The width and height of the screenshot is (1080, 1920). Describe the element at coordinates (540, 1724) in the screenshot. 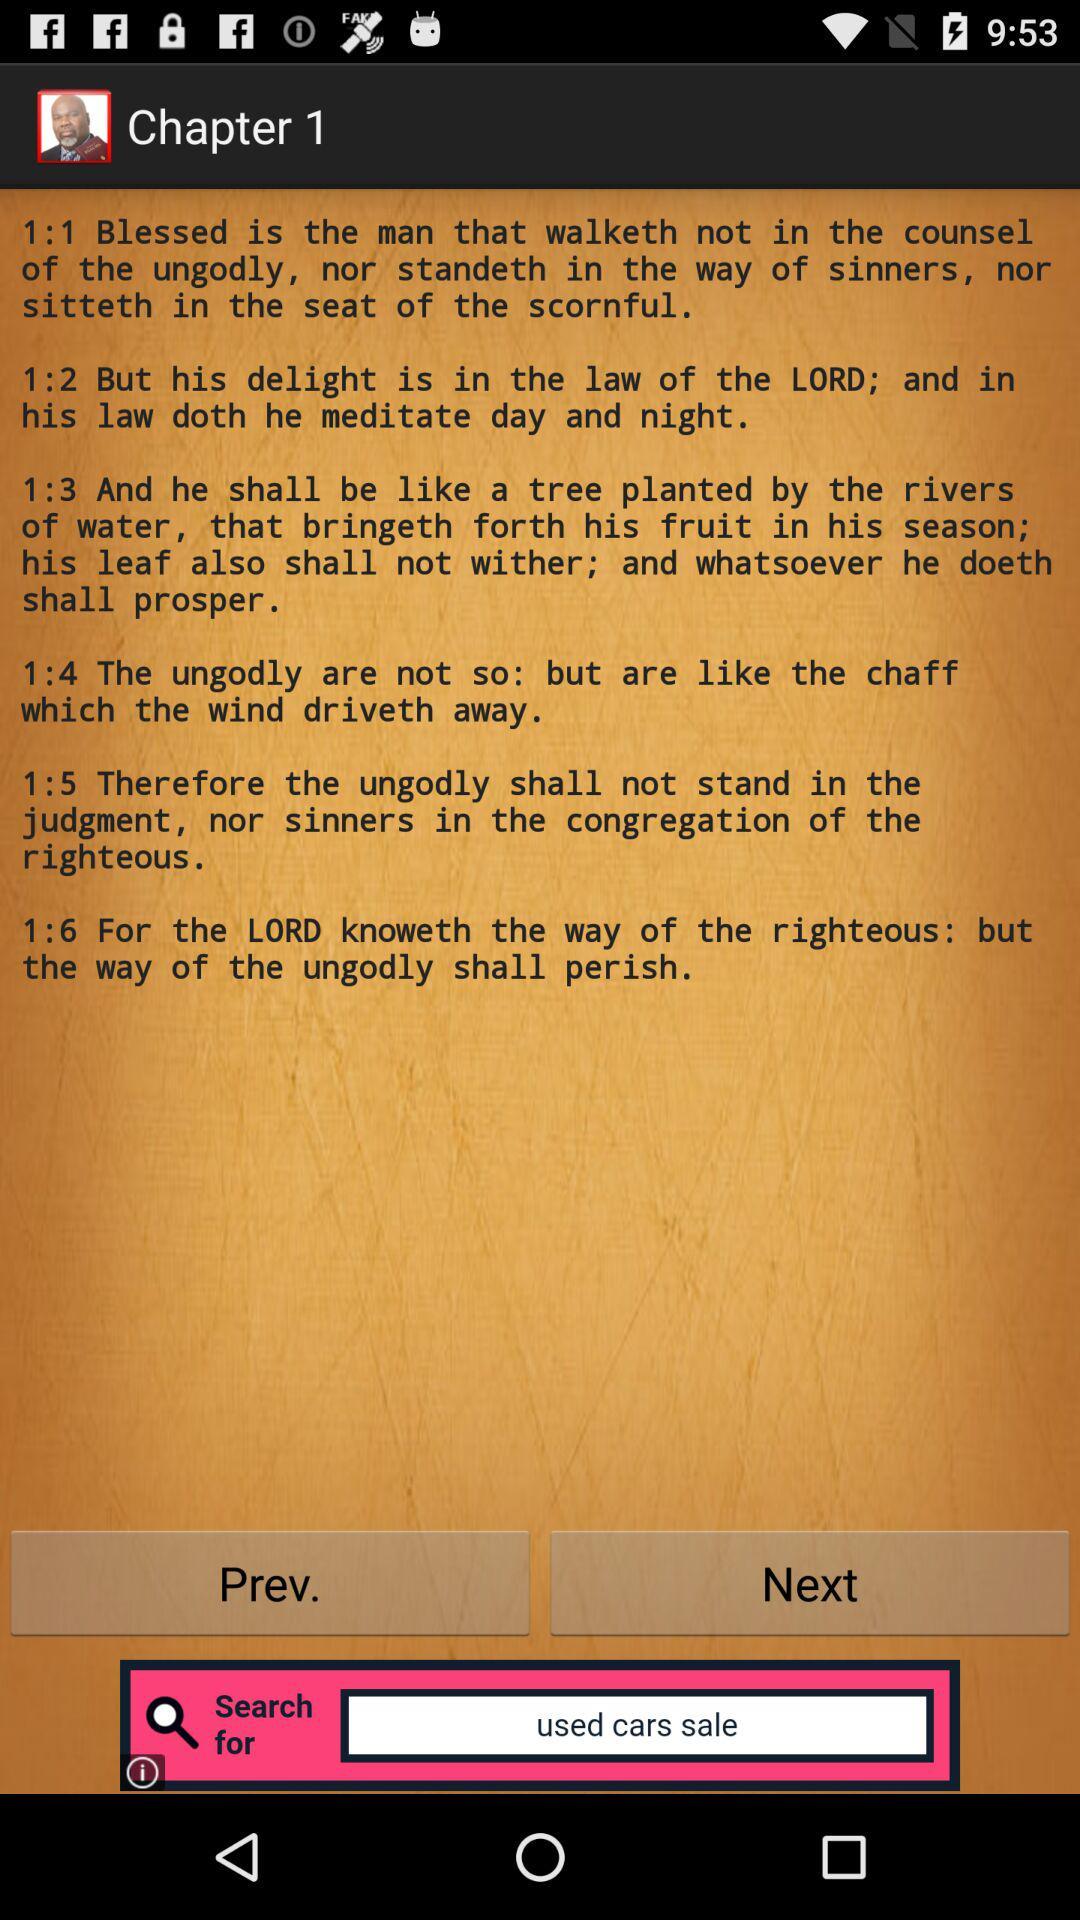

I see `open advertisement` at that location.